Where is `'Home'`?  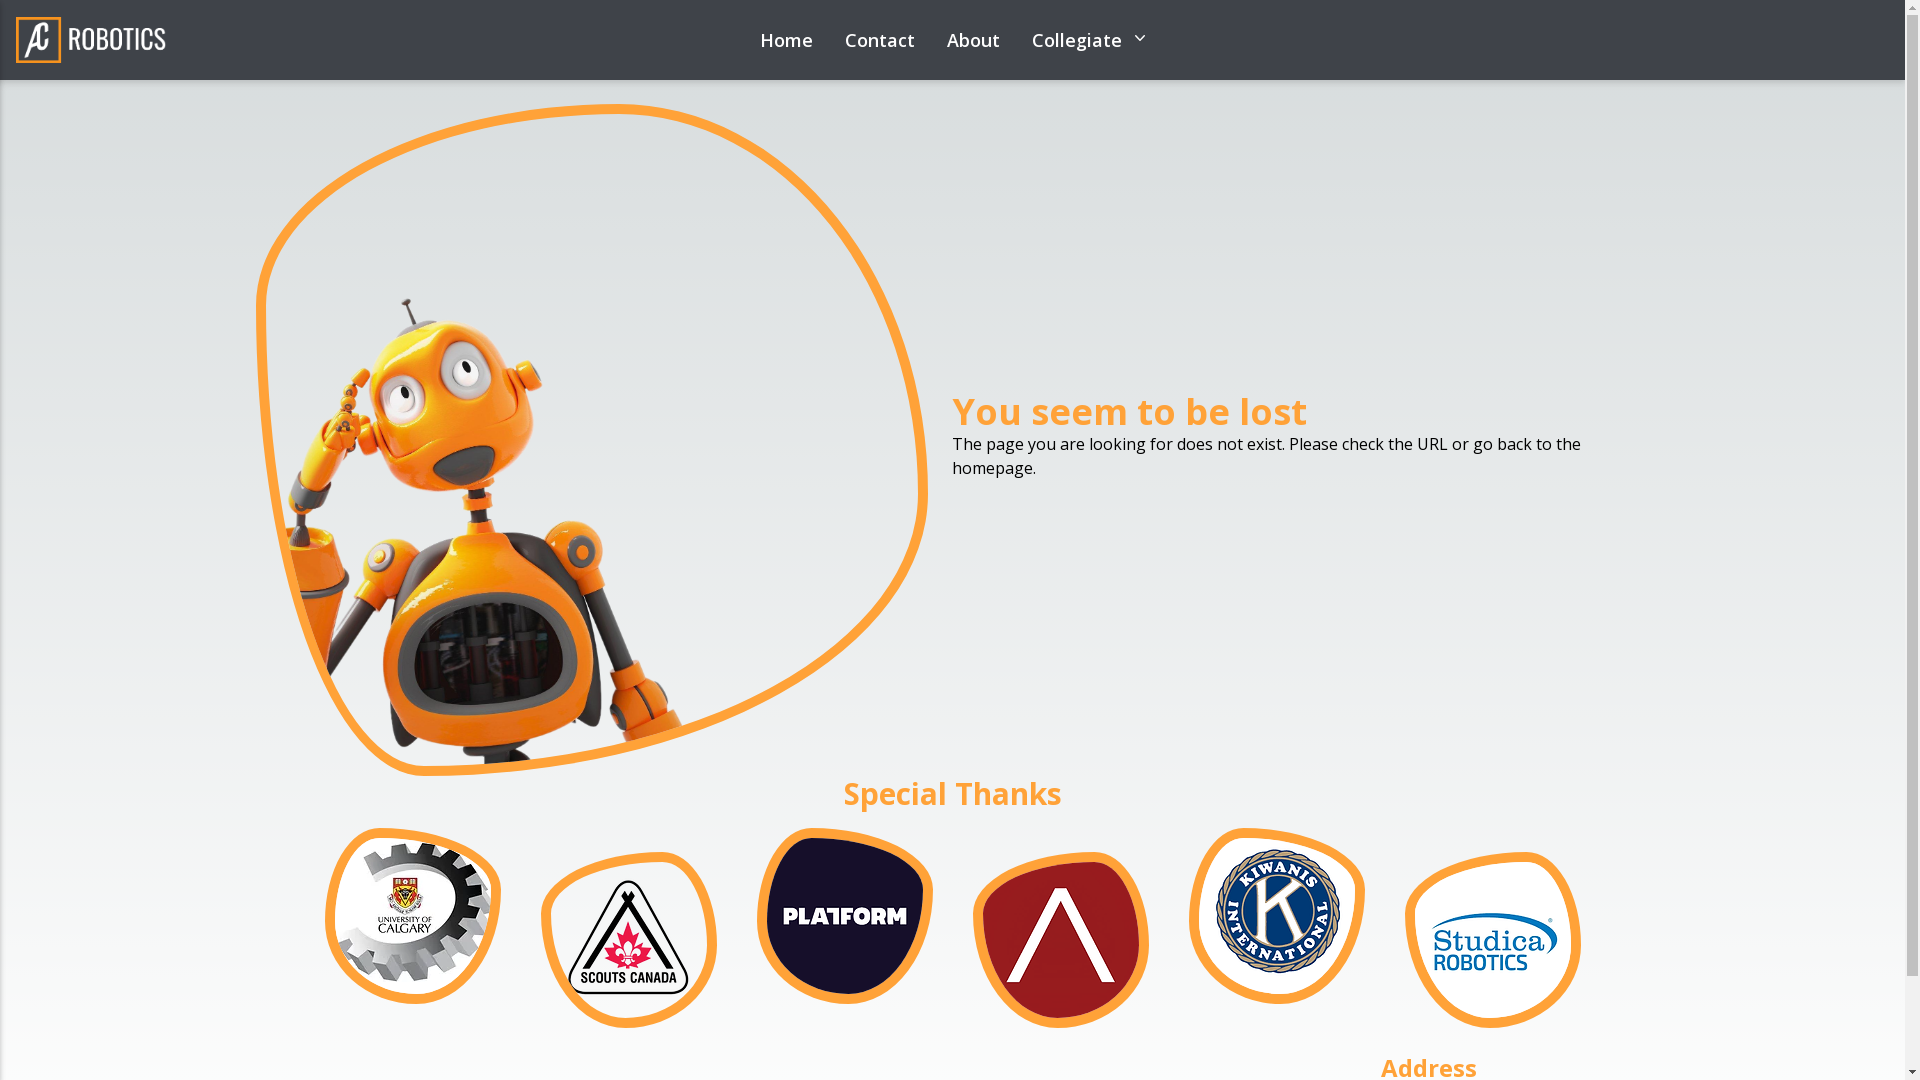
'Home' is located at coordinates (758, 39).